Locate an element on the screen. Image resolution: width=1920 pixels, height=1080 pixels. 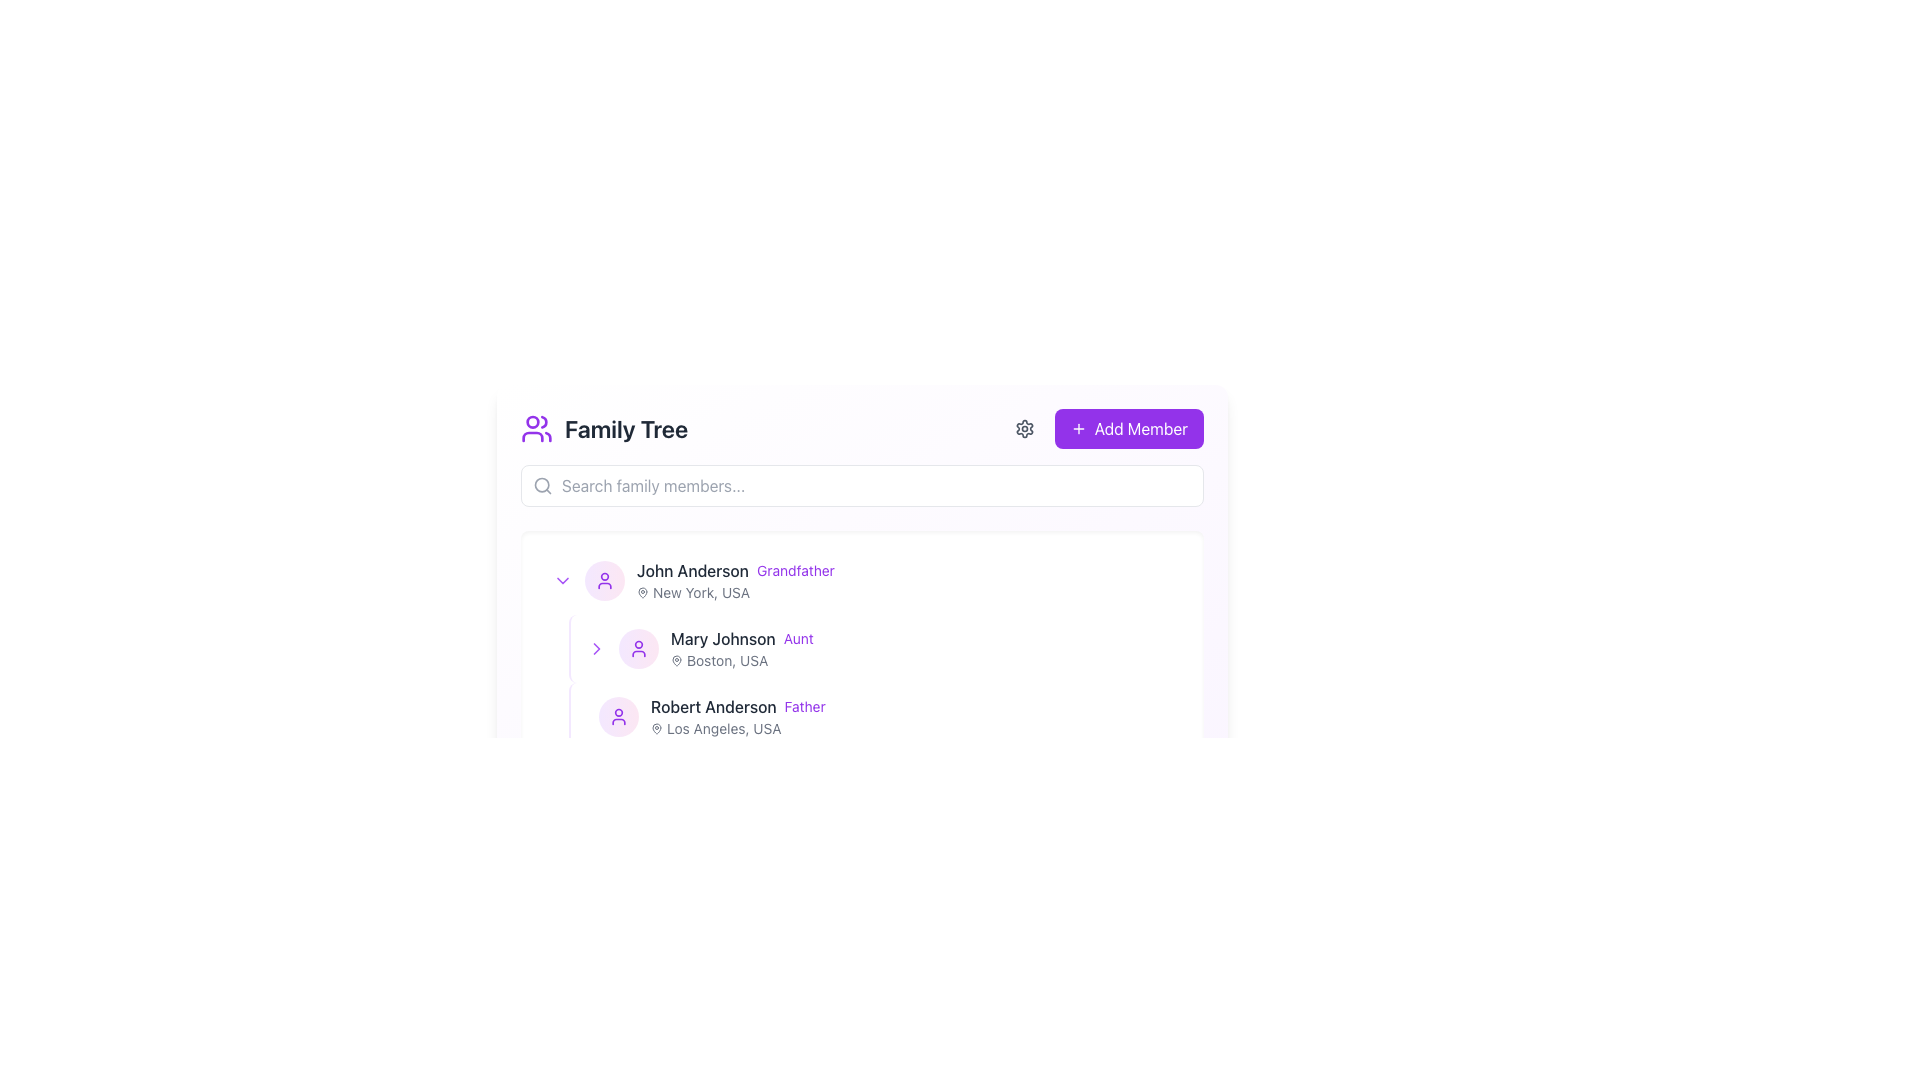
text content of the label identifying a family member, positioned between 'John Anderson' and 'Robert Anderson' in the family tree application is located at coordinates (722, 639).